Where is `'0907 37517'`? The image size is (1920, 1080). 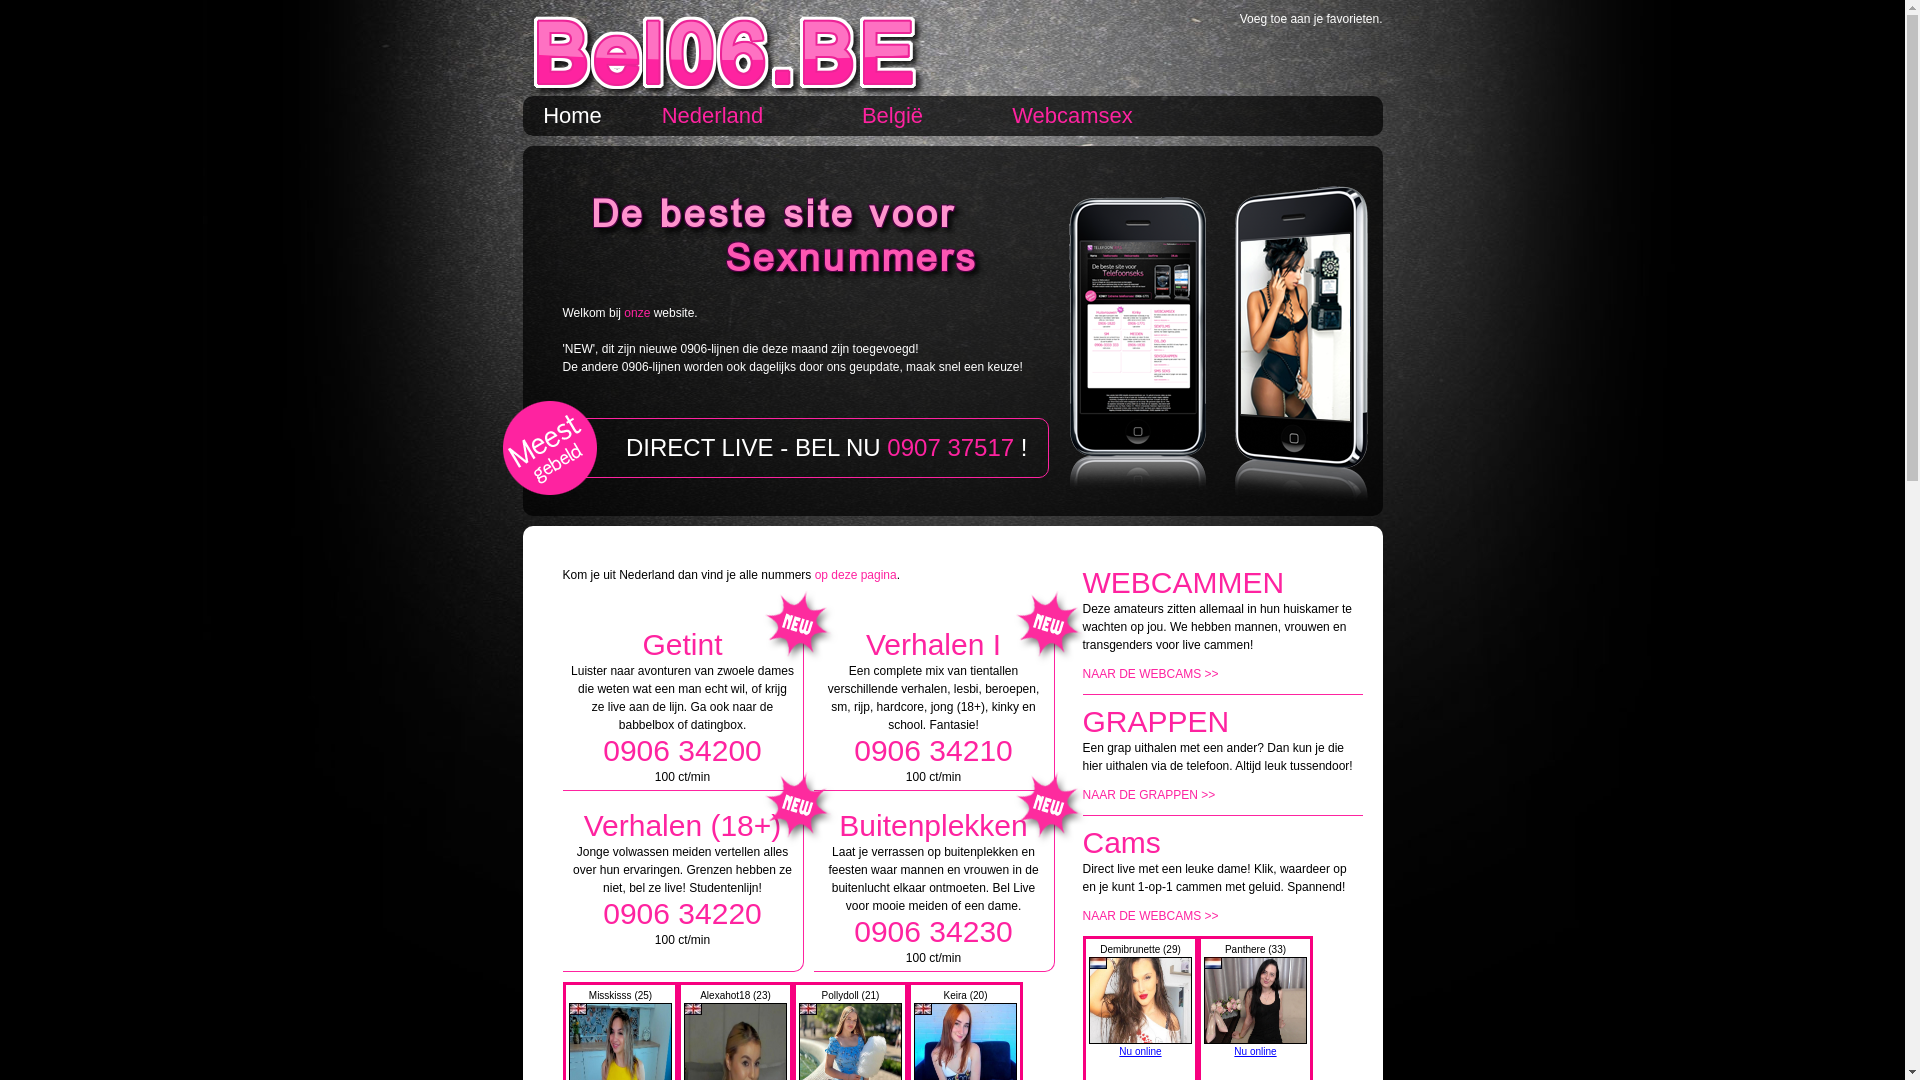
'0907 37517' is located at coordinates (949, 446).